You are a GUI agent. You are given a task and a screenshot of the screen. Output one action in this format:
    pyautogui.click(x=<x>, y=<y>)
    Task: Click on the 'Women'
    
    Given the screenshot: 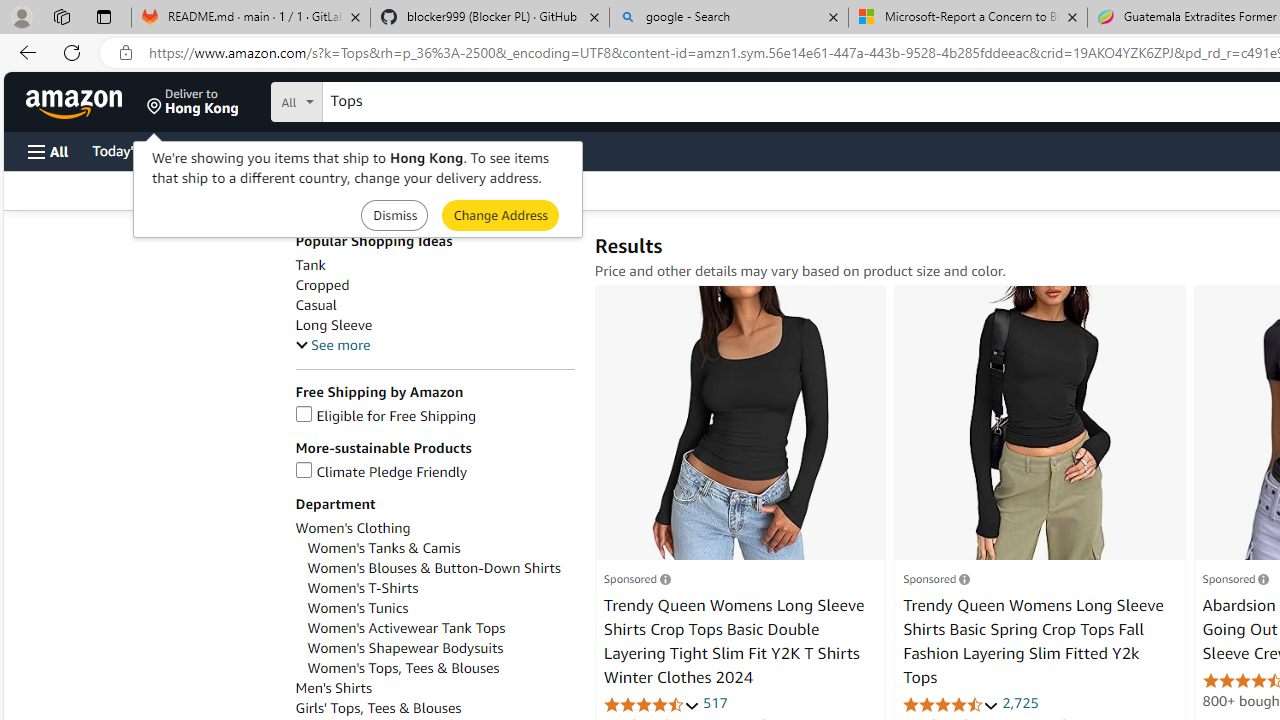 What is the action you would take?
    pyautogui.click(x=432, y=568)
    